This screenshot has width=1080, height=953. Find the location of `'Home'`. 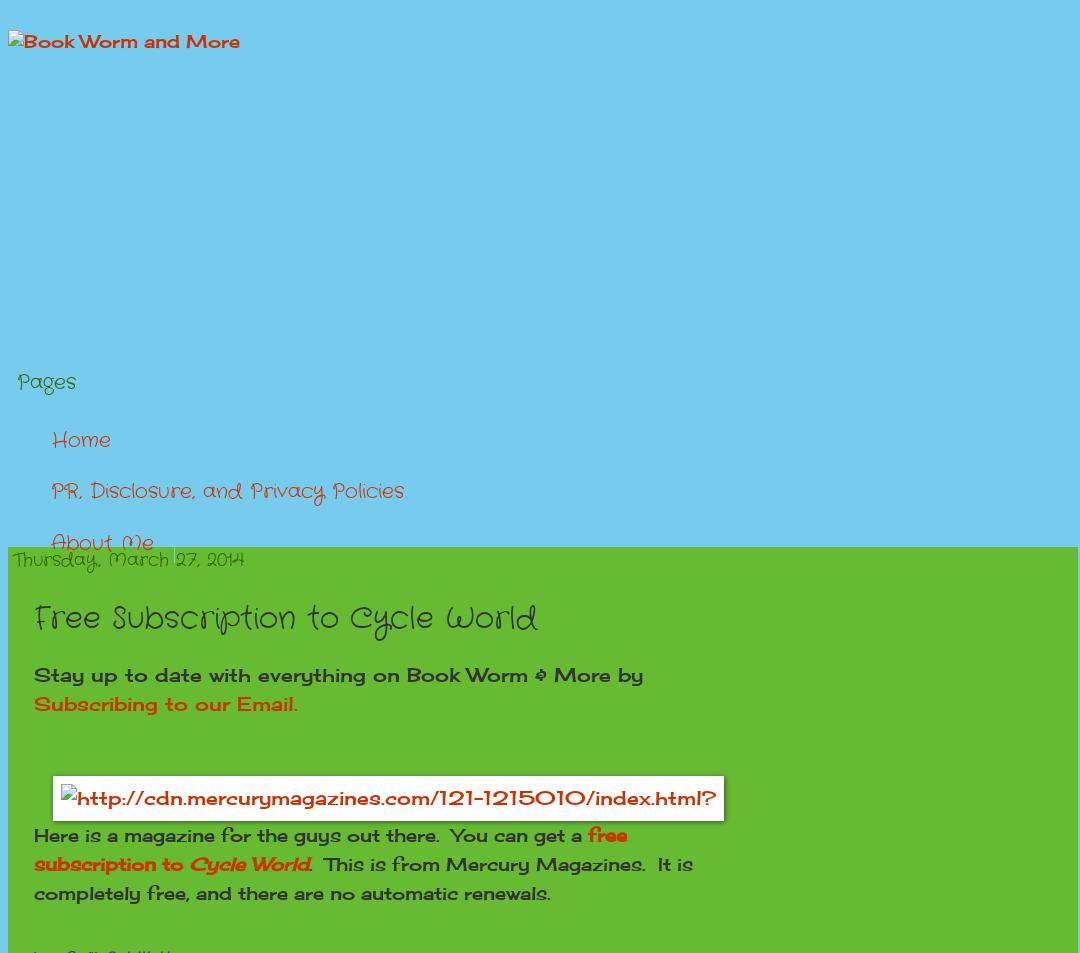

'Home' is located at coordinates (80, 438).